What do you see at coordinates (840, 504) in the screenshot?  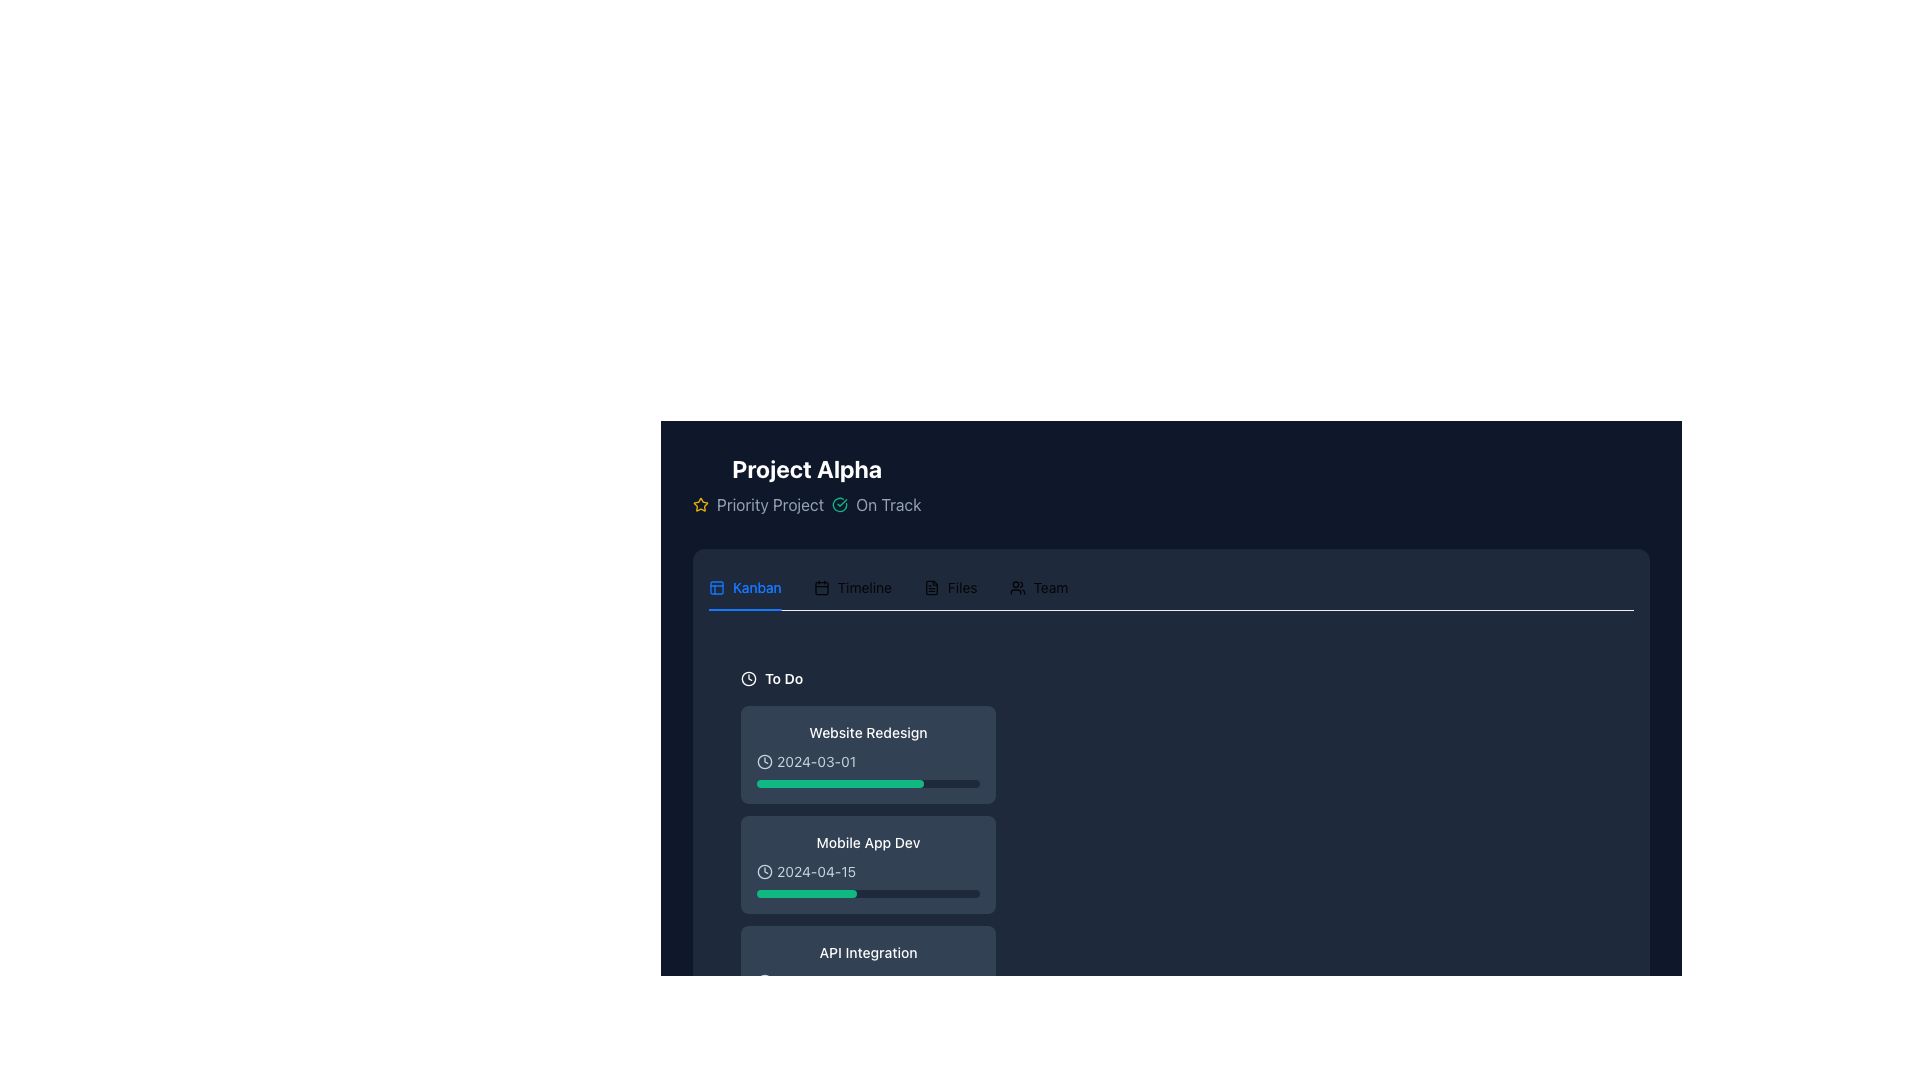 I see `the status represented by the third visual item in the horizontal arrangement of components under the 'Priority Project On Track' text, which is the Indicator Icon indicating a successful status` at bounding box center [840, 504].